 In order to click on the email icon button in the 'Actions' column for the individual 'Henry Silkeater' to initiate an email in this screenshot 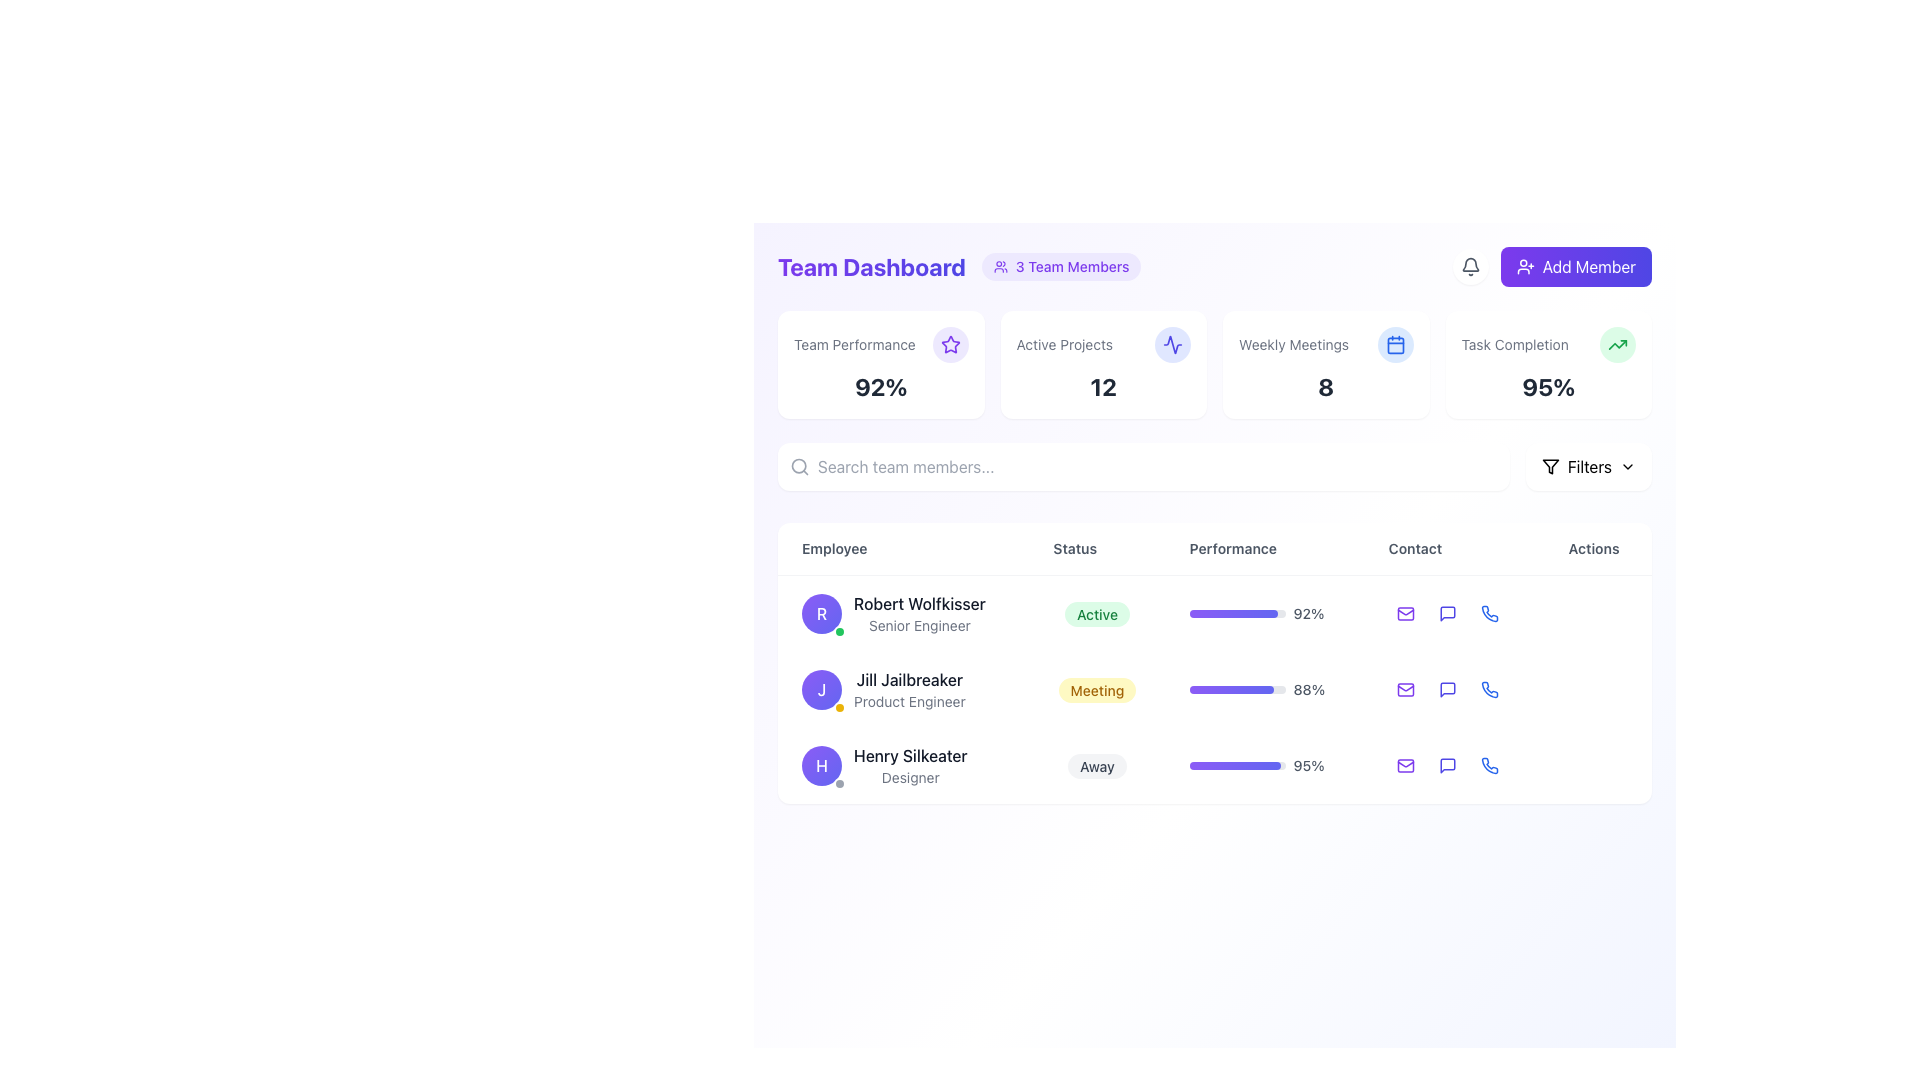, I will do `click(1404, 765)`.